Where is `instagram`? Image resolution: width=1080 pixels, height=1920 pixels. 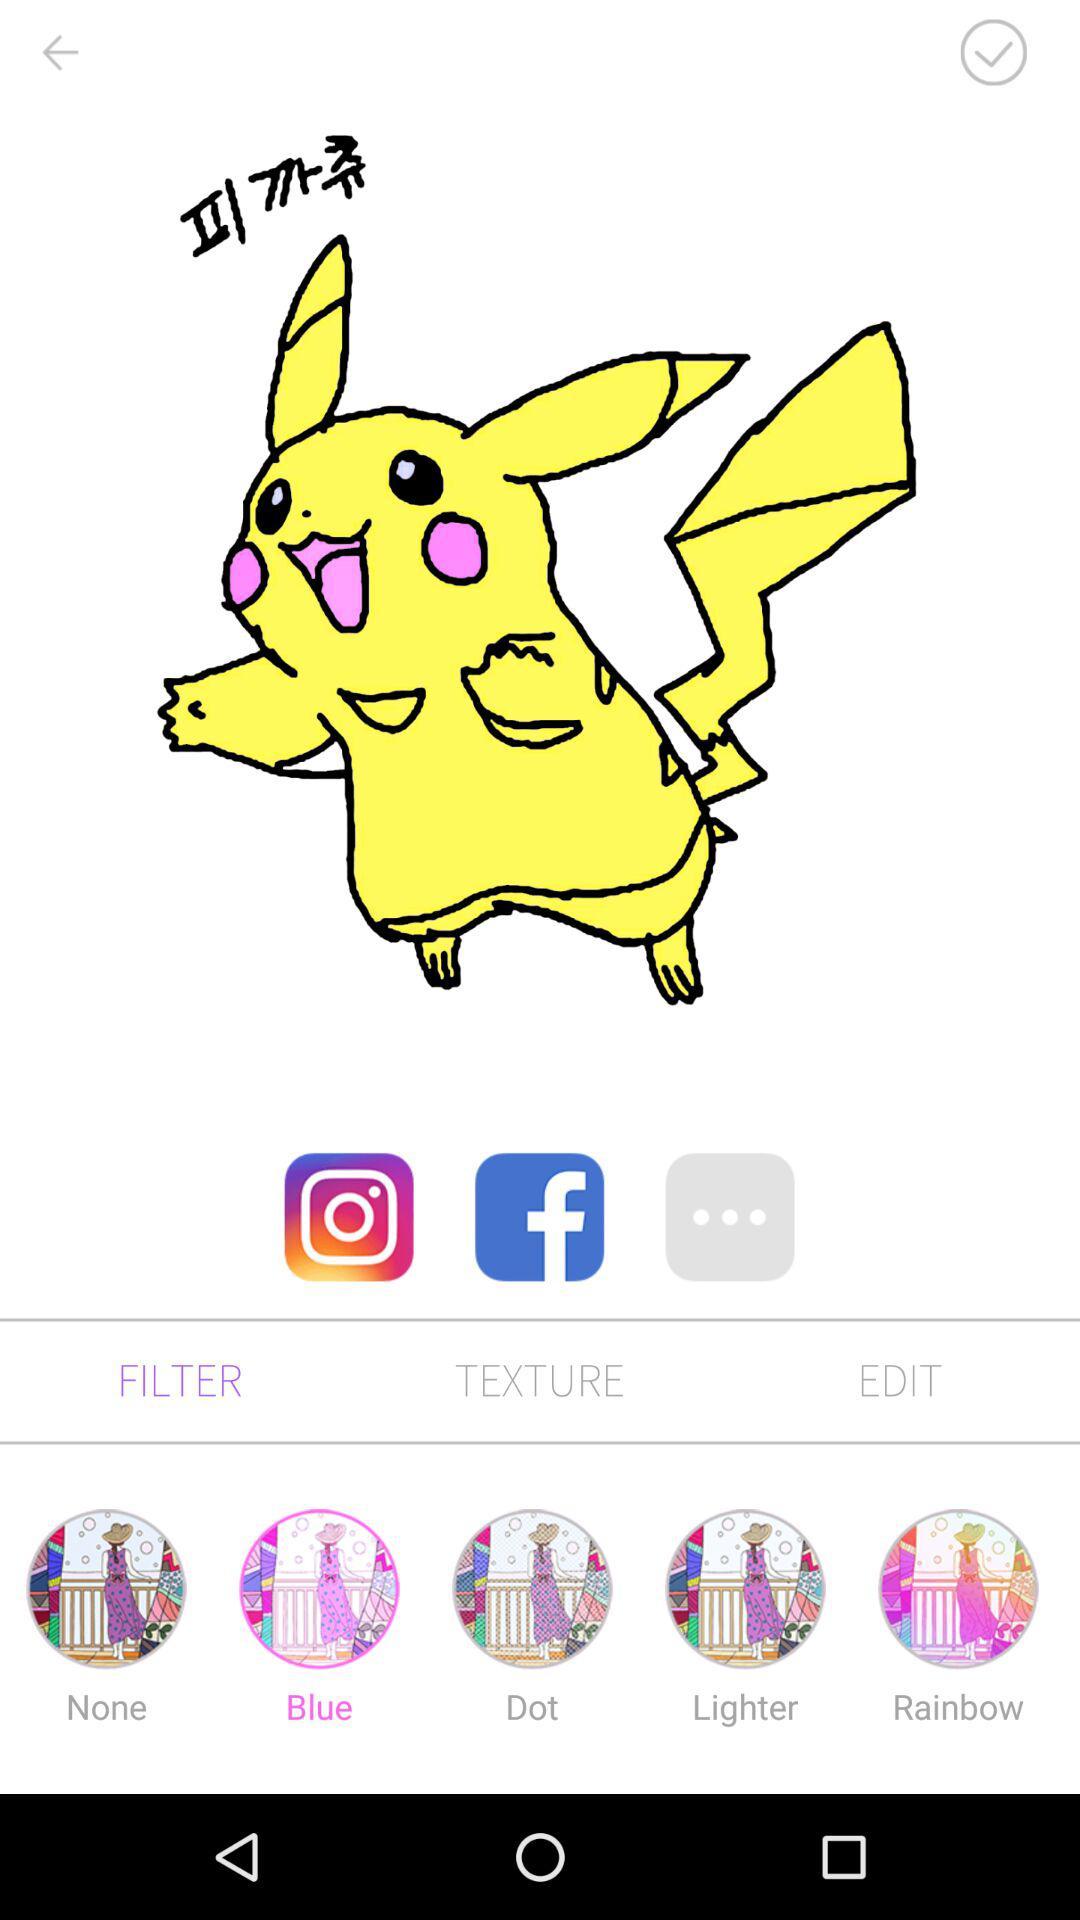 instagram is located at coordinates (348, 1216).